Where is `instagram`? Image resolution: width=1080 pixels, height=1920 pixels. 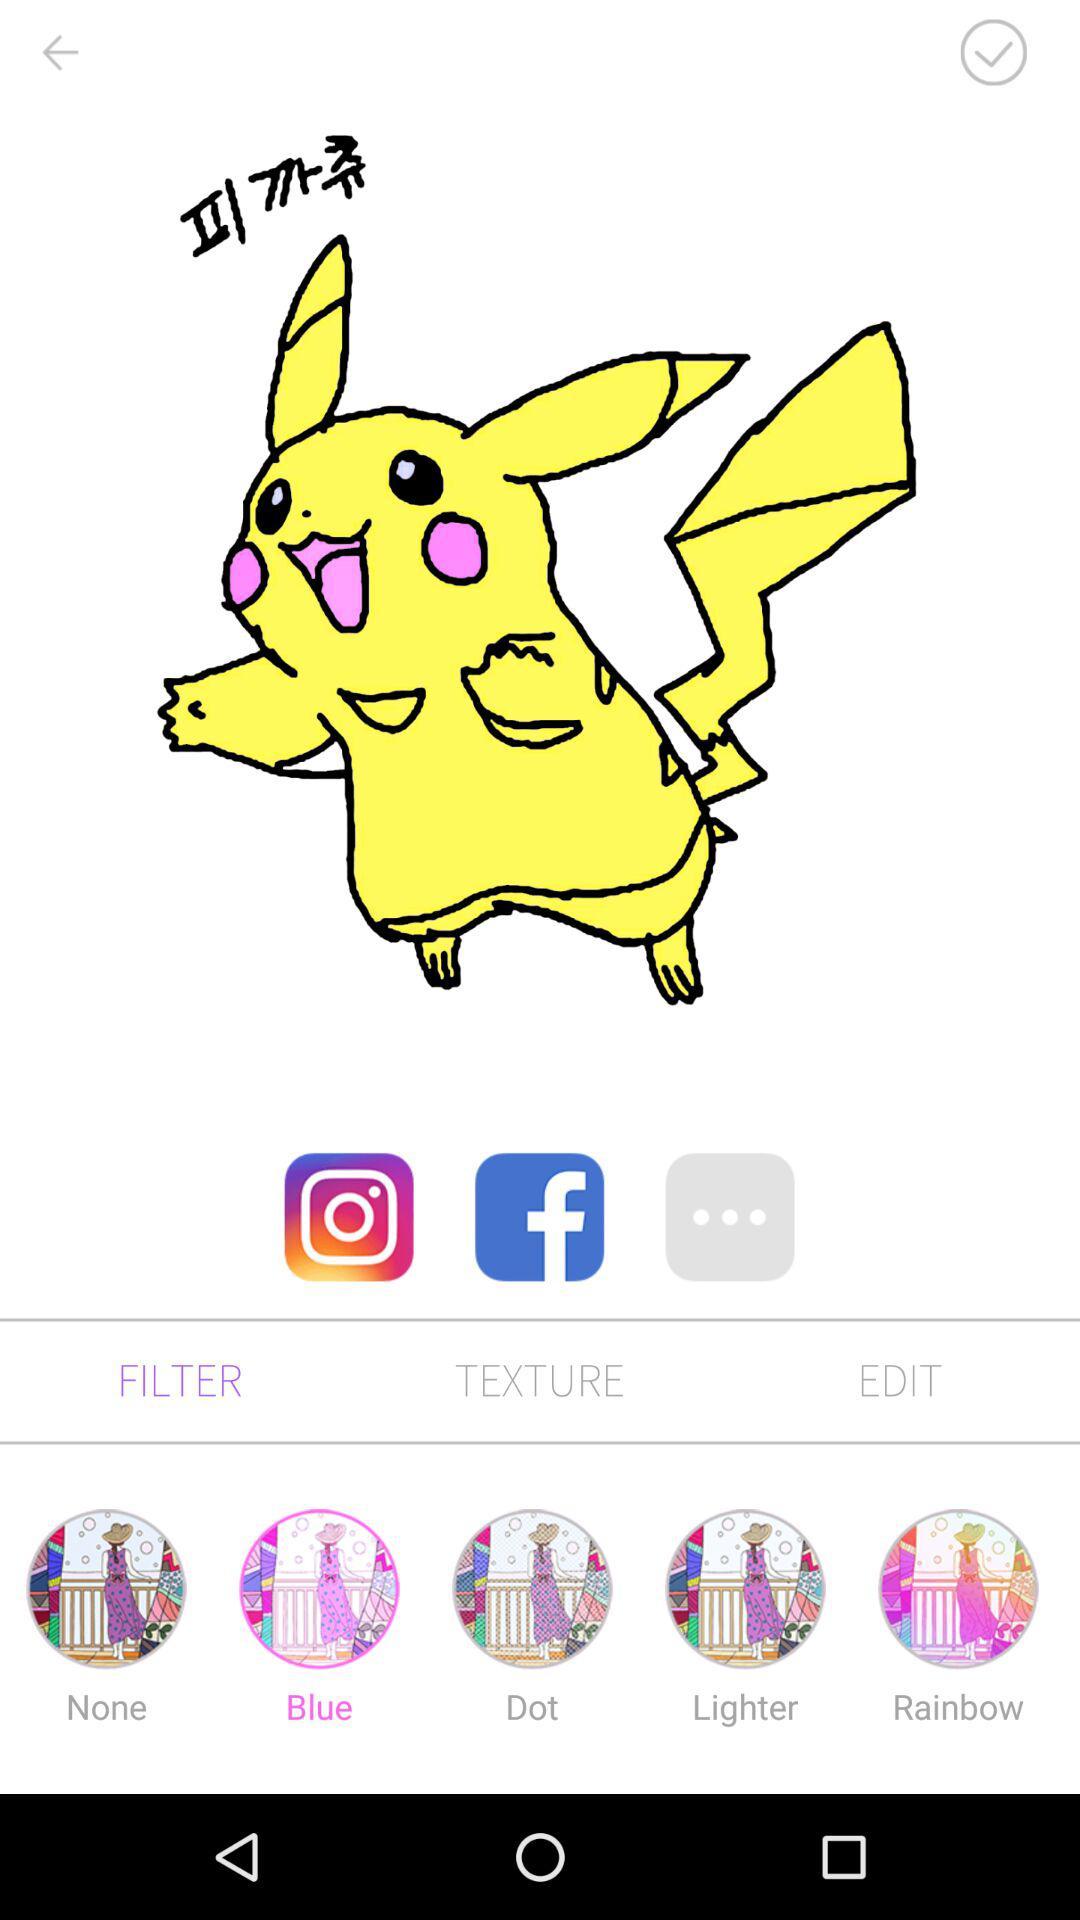 instagram is located at coordinates (348, 1216).